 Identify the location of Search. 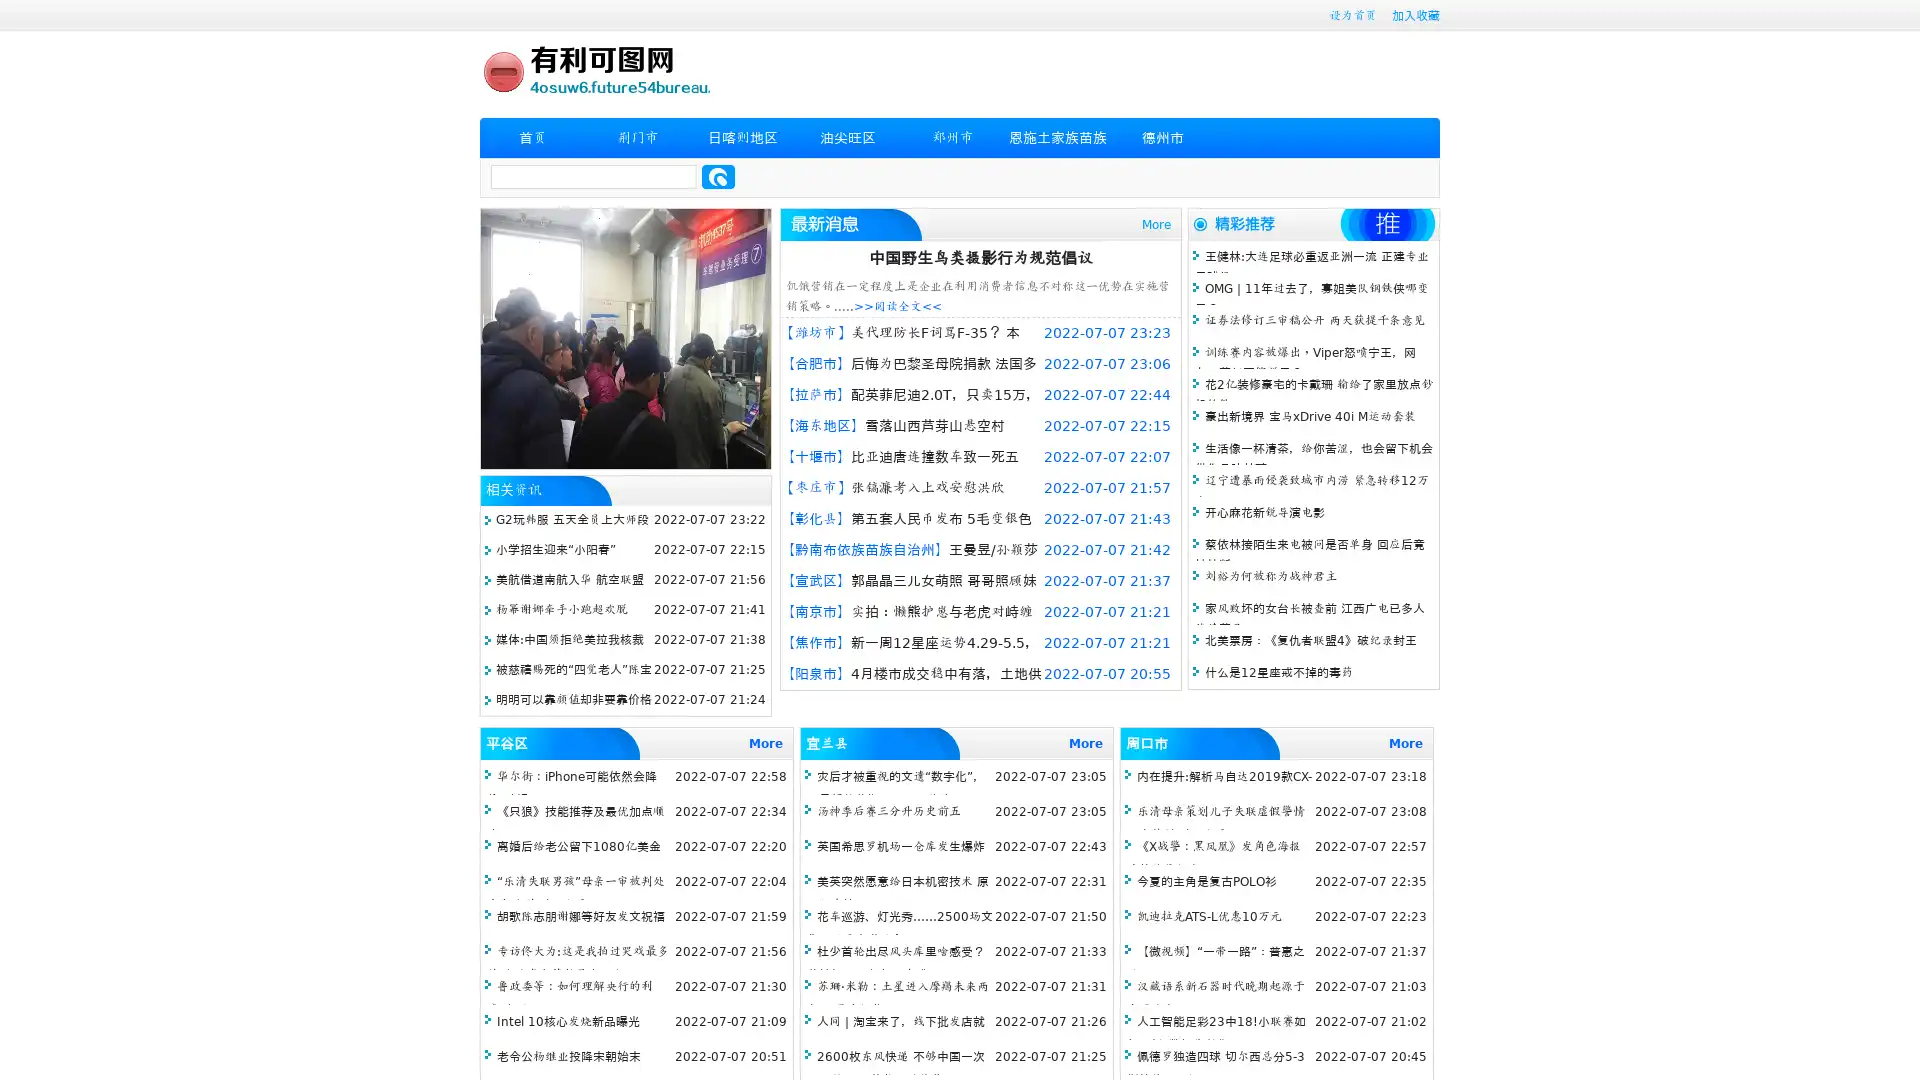
(718, 176).